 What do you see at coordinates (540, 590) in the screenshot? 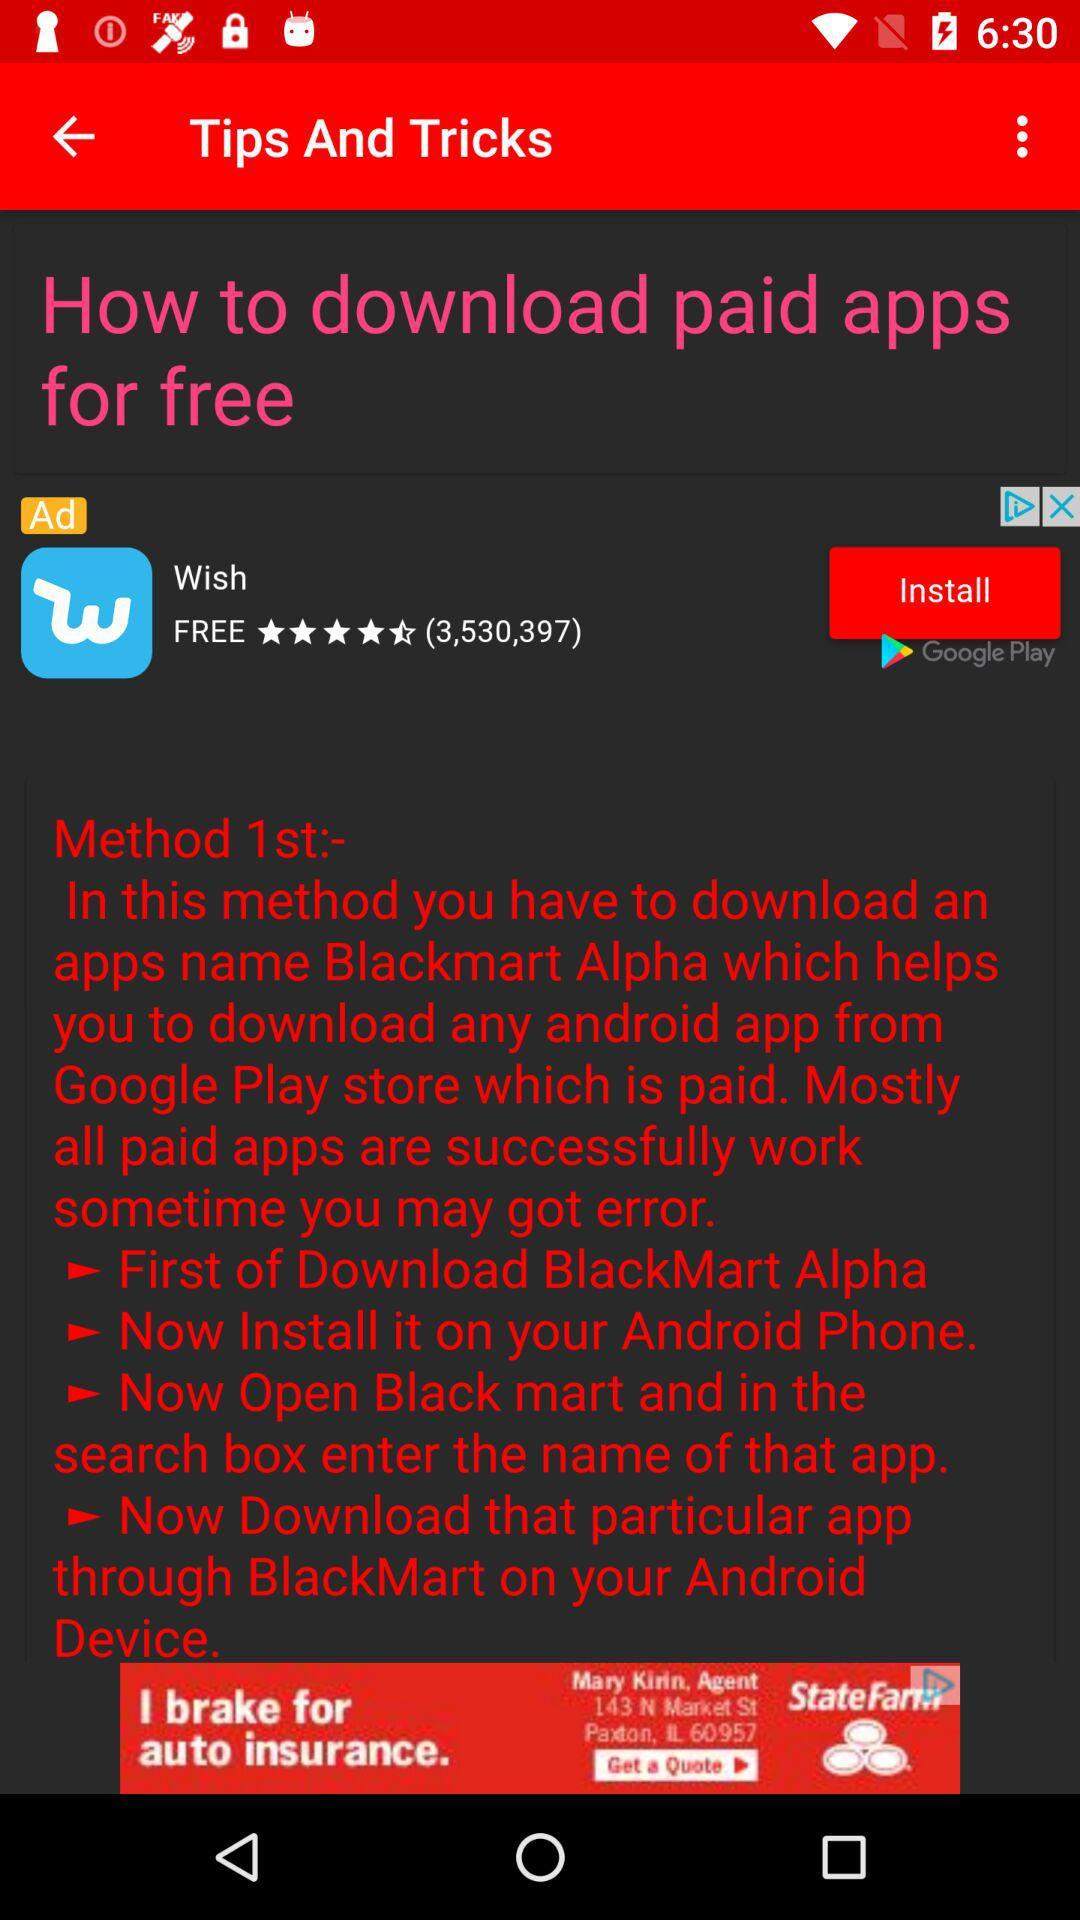
I see `install app` at bounding box center [540, 590].